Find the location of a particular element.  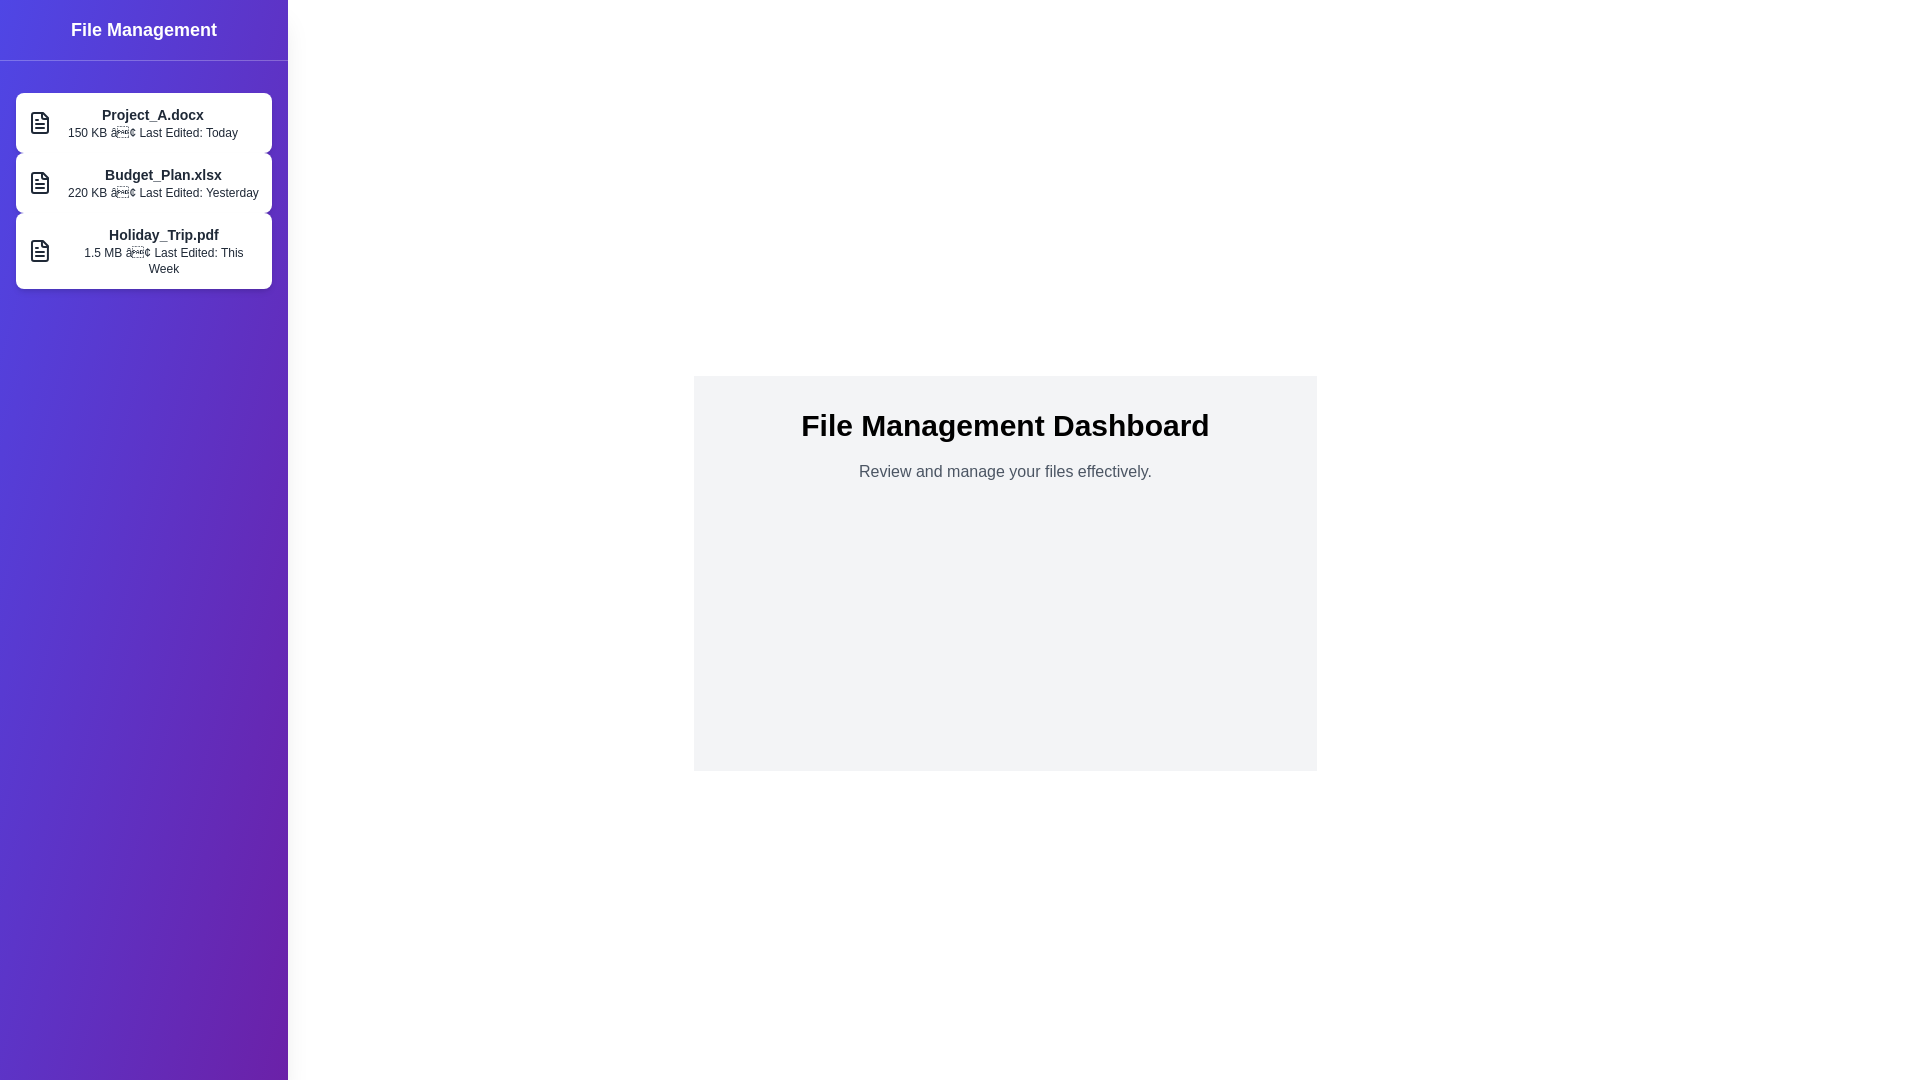

toggle button to toggle the drawer's open/close state is located at coordinates (39, 39).